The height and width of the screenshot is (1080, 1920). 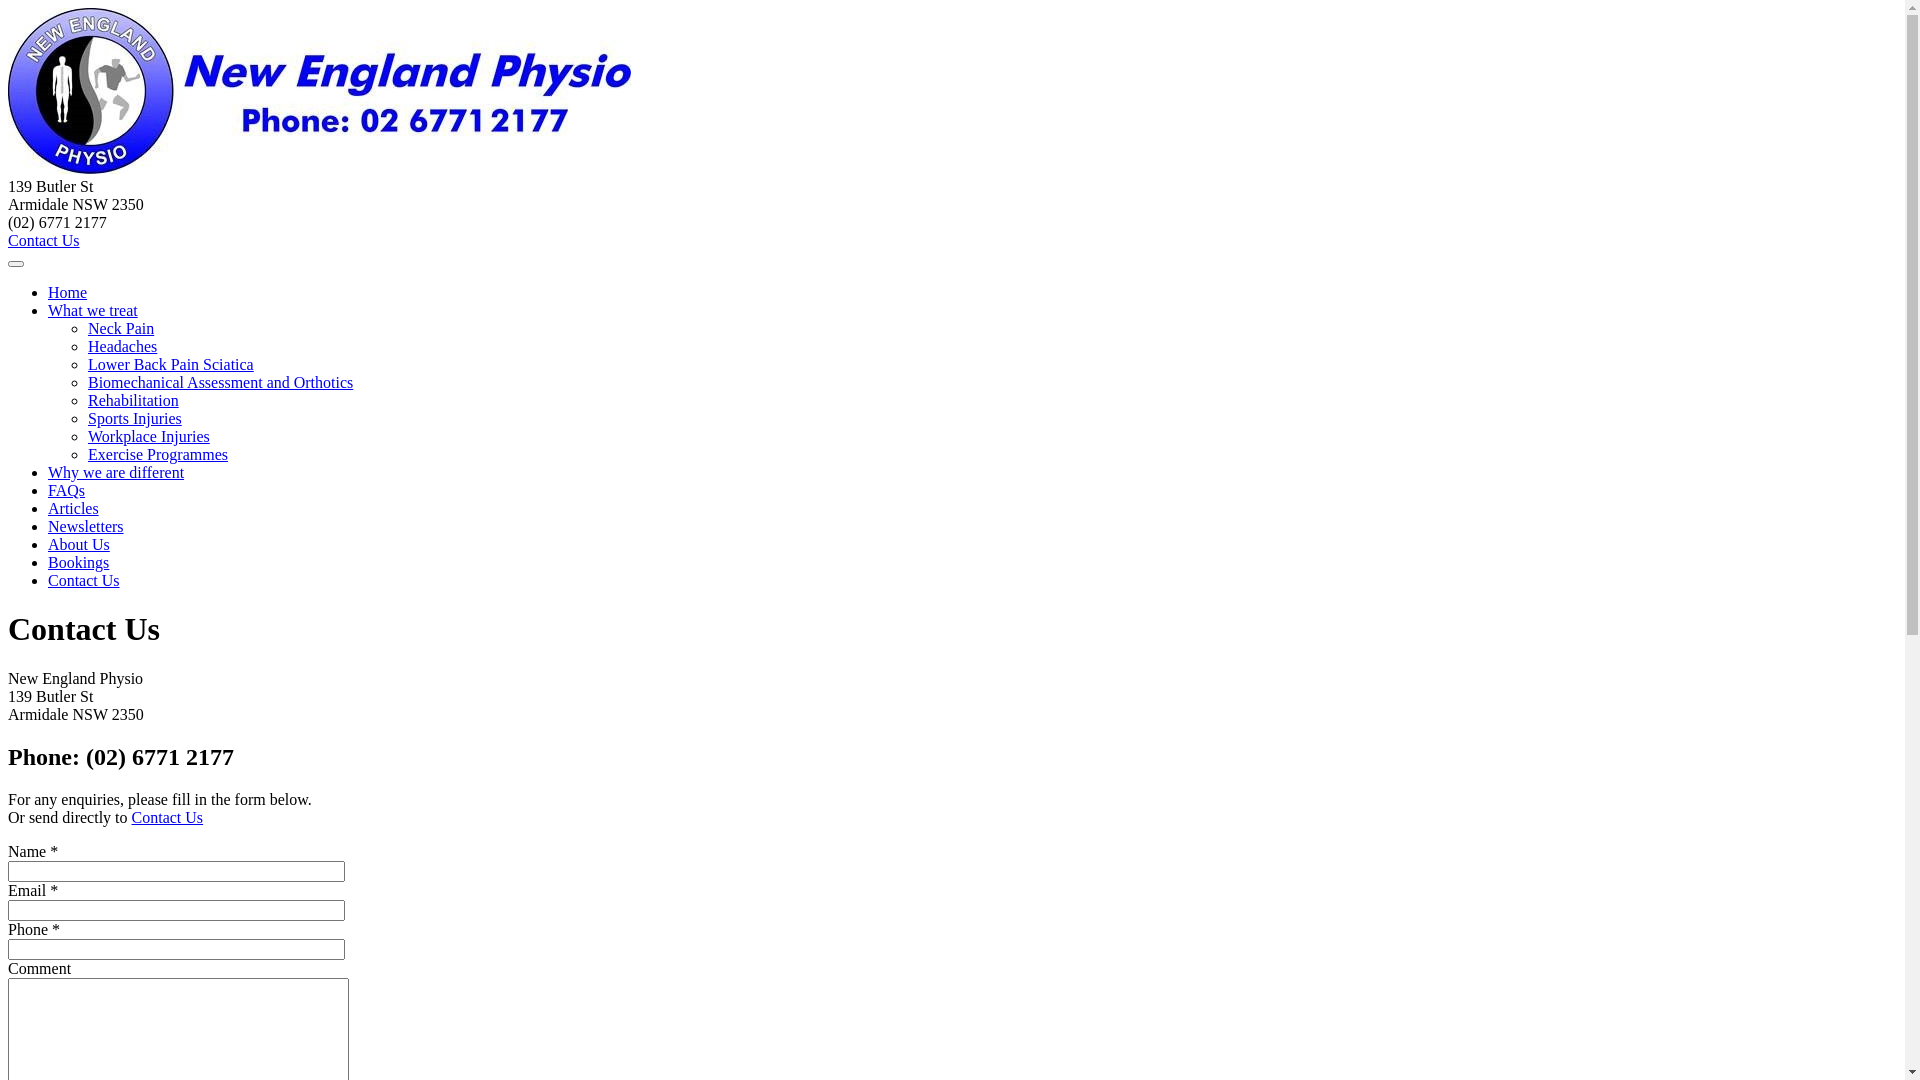 What do you see at coordinates (73, 507) in the screenshot?
I see `'Articles'` at bounding box center [73, 507].